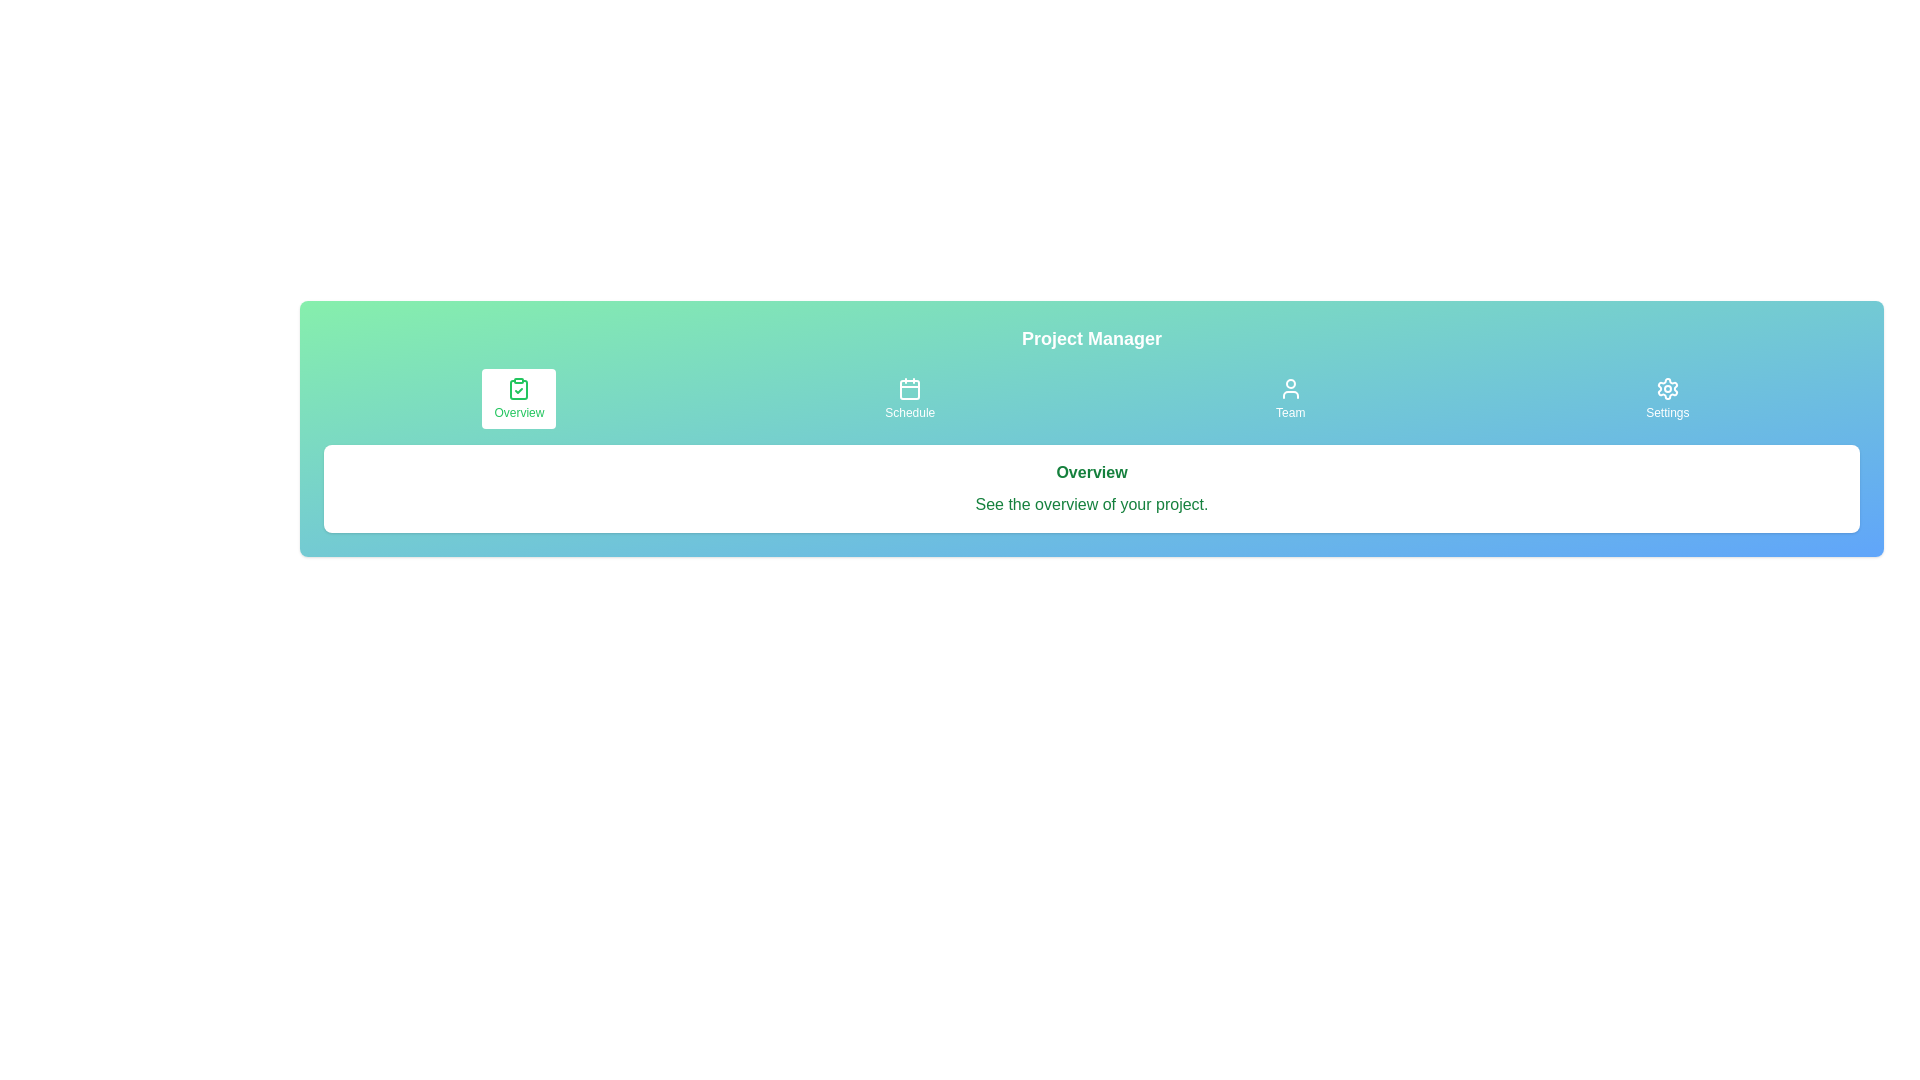  Describe the element at coordinates (519, 411) in the screenshot. I see `the navigation button labeled 'Overview'` at that location.